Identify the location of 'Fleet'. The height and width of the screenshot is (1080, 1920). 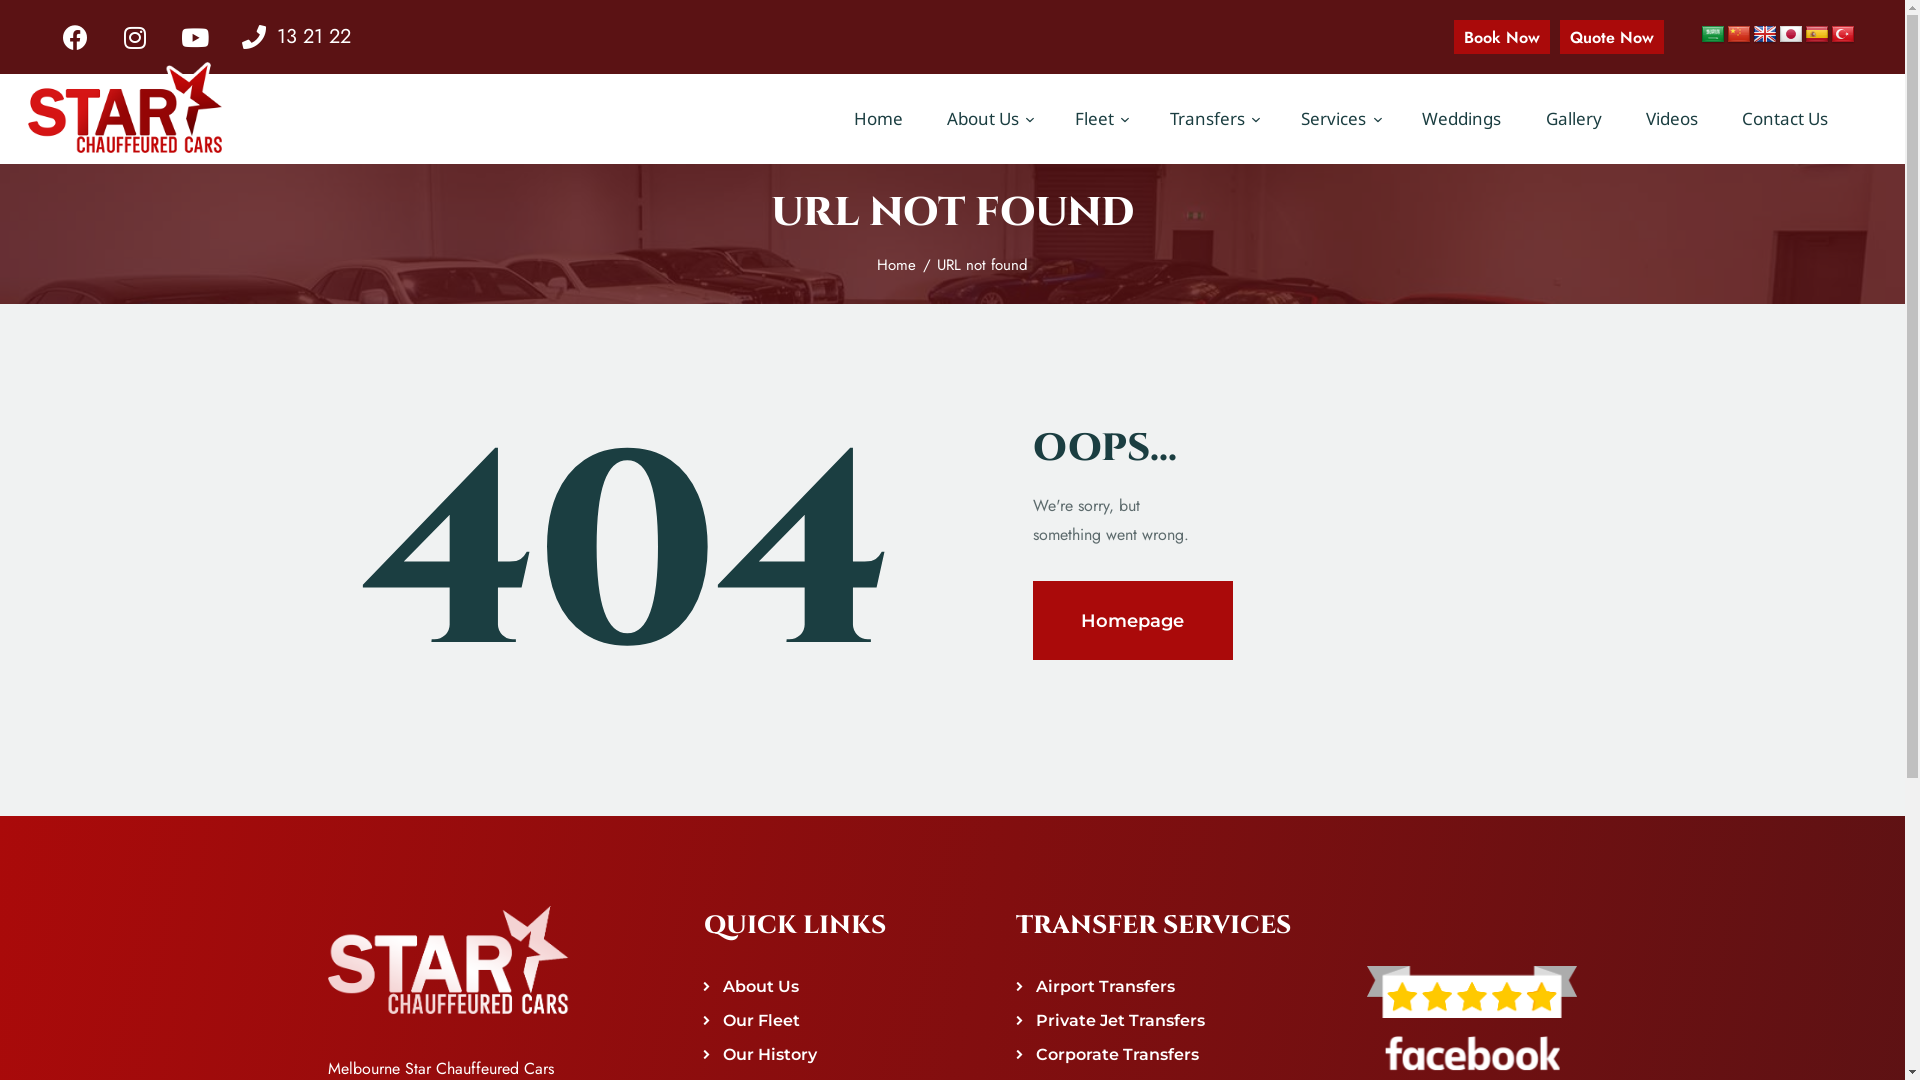
(1051, 119).